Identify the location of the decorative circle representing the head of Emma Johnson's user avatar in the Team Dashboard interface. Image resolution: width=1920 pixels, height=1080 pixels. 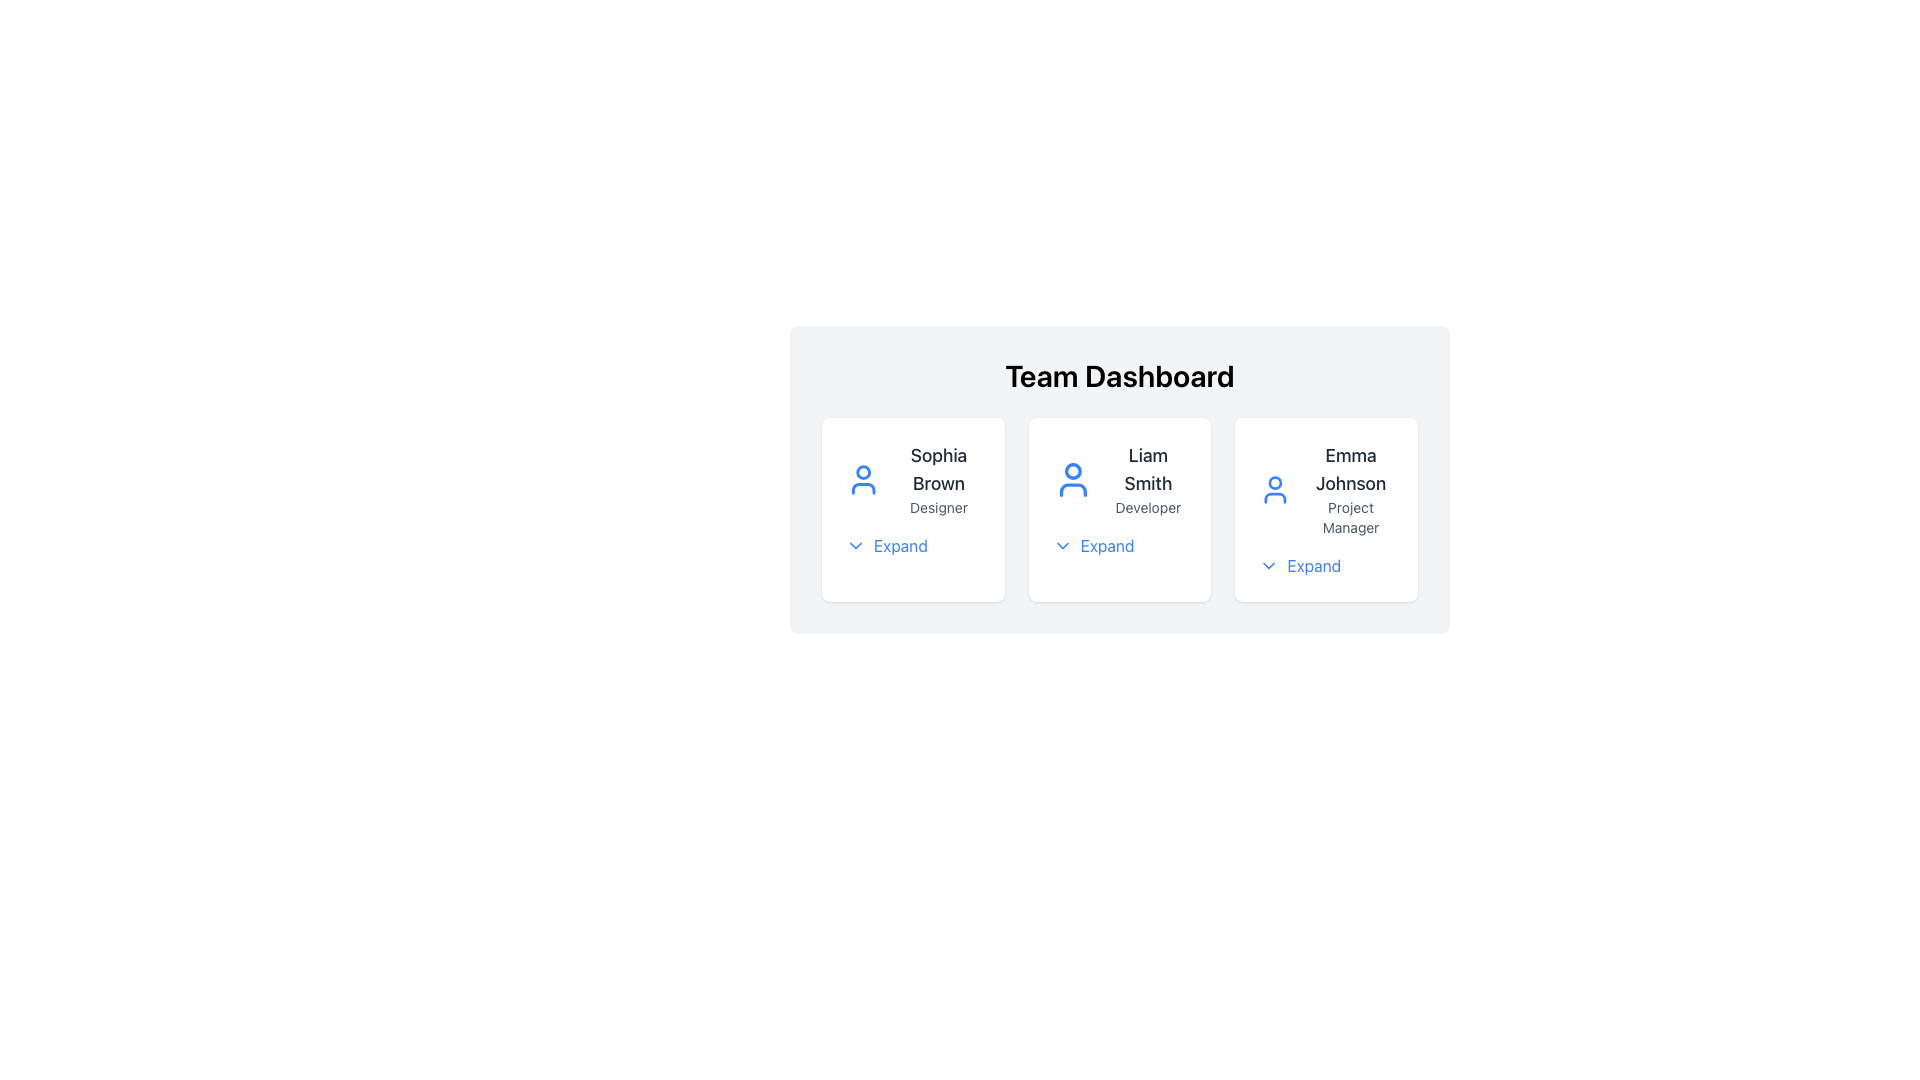
(1274, 483).